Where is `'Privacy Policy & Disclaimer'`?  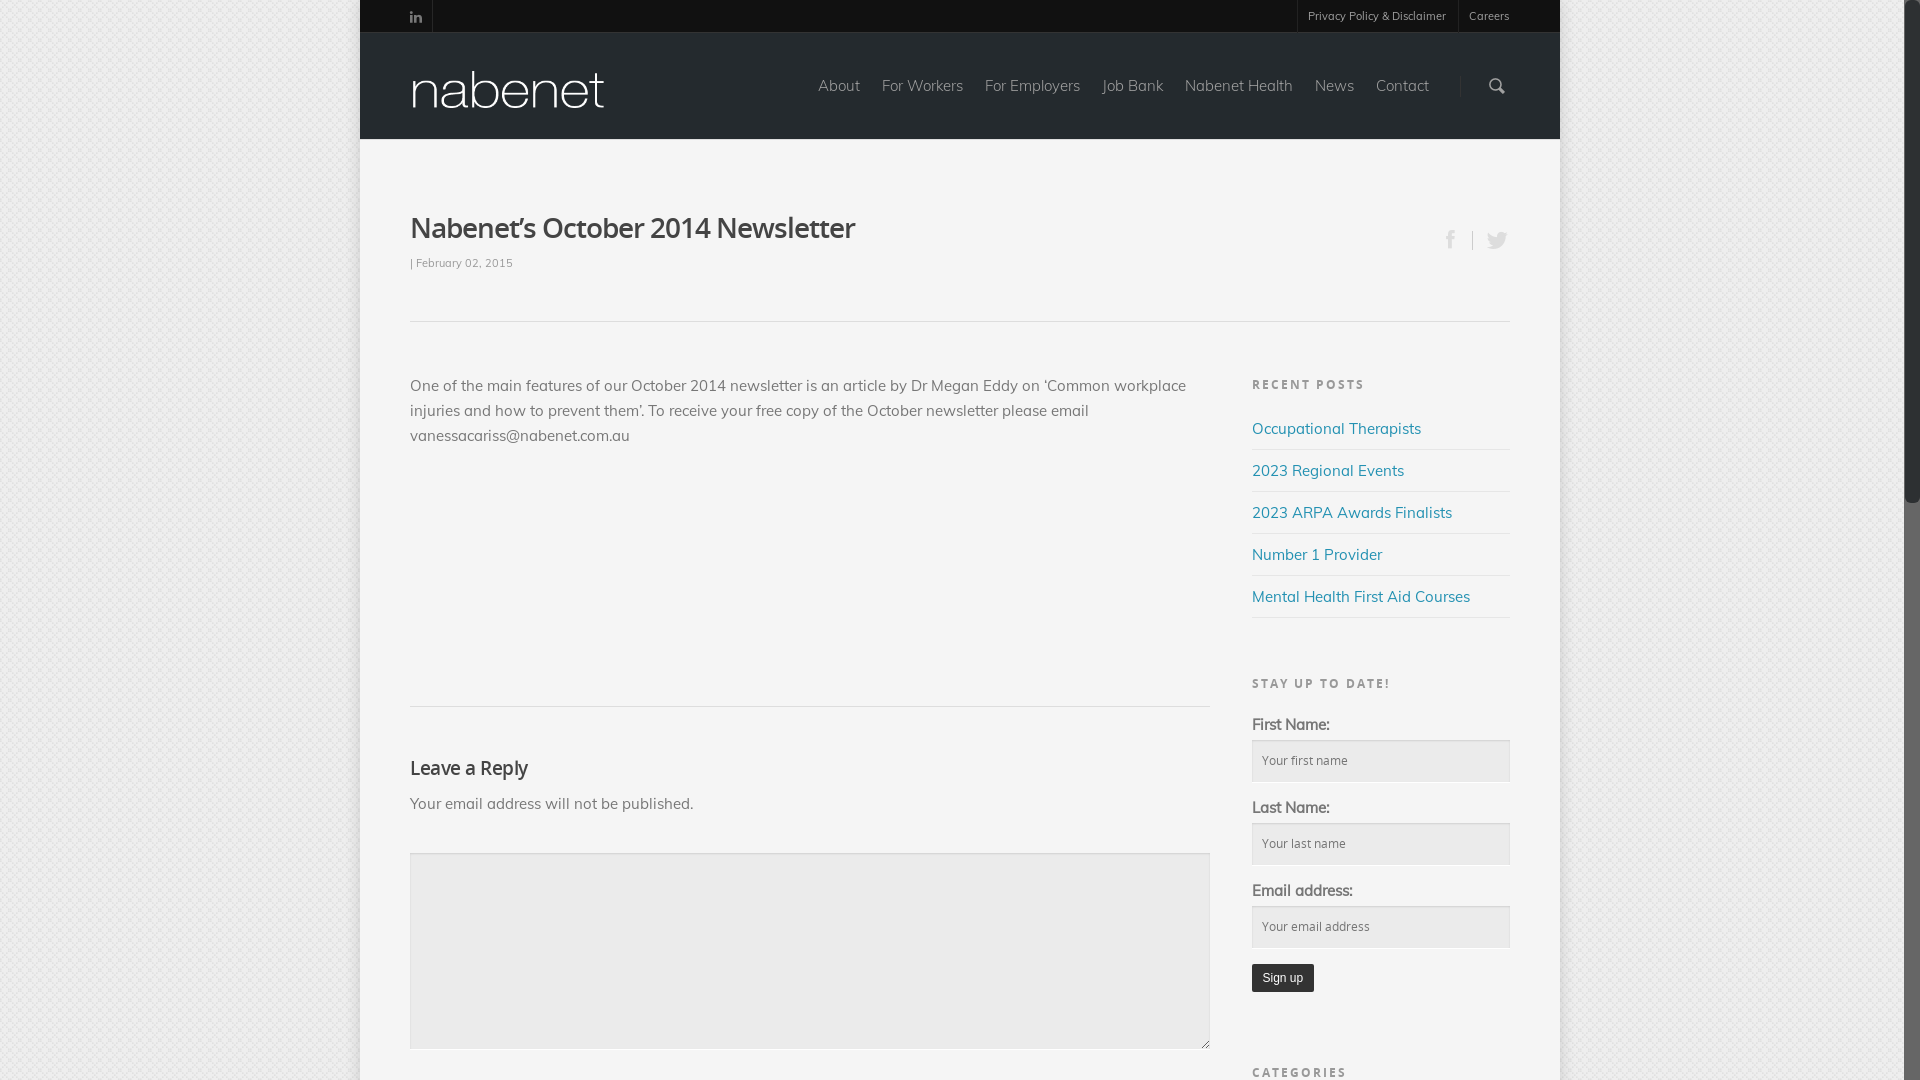
'Privacy Policy & Disclaimer' is located at coordinates (1375, 16).